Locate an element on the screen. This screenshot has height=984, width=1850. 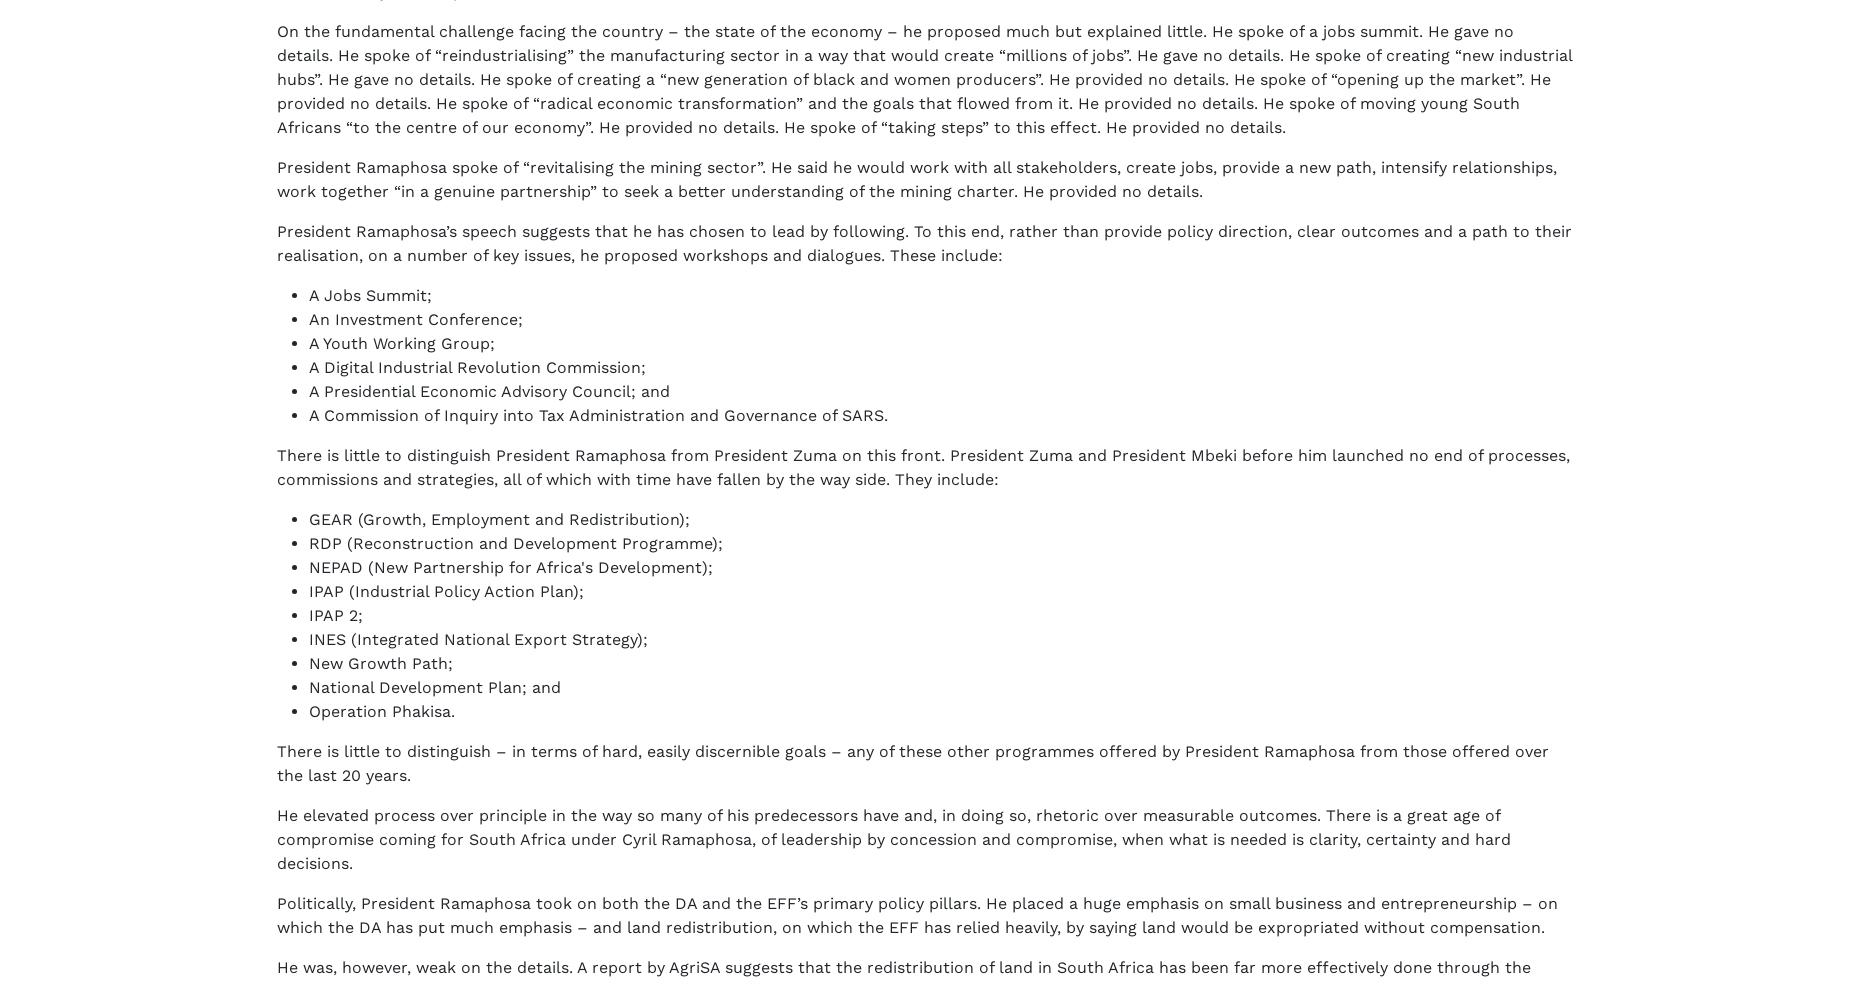
'If you believe that our country can overcome its challenges with the right policies and decisions, we’re on your side.' is located at coordinates (924, 635).